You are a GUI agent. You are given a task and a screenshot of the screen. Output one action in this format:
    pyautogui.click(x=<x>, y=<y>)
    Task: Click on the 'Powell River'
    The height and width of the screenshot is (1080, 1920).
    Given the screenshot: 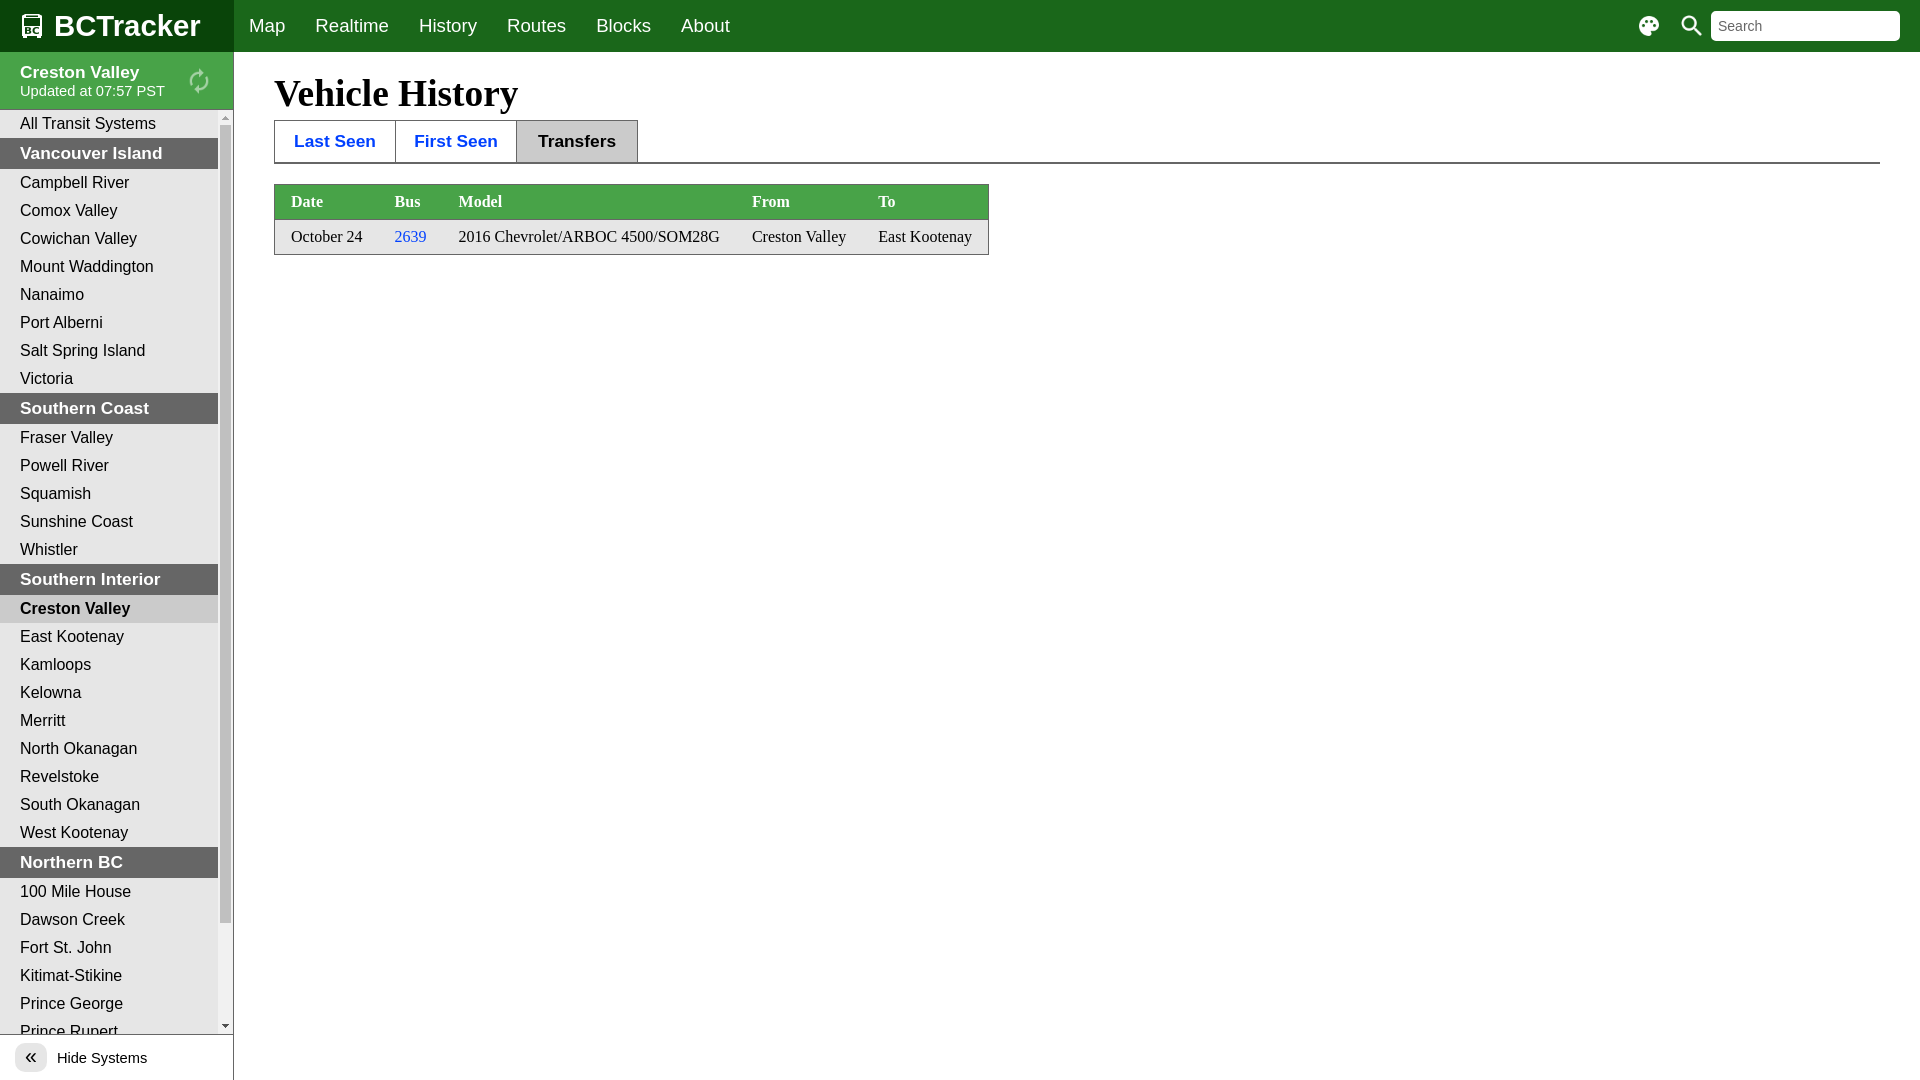 What is the action you would take?
    pyautogui.click(x=0, y=466)
    